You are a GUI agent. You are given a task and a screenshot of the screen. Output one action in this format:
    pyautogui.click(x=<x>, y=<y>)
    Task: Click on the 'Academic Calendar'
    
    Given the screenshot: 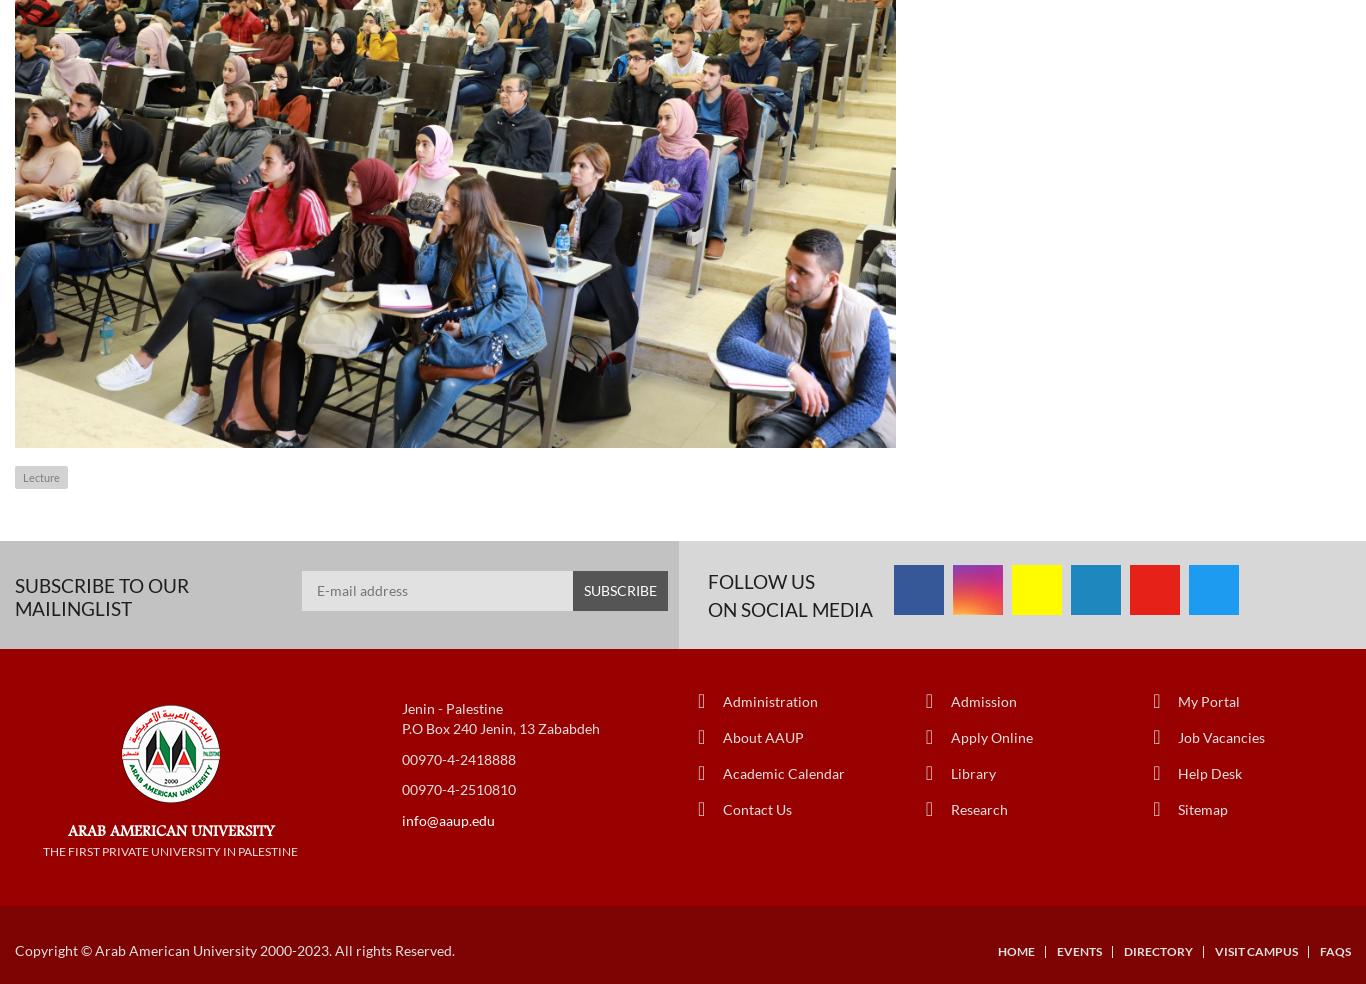 What is the action you would take?
    pyautogui.click(x=723, y=771)
    